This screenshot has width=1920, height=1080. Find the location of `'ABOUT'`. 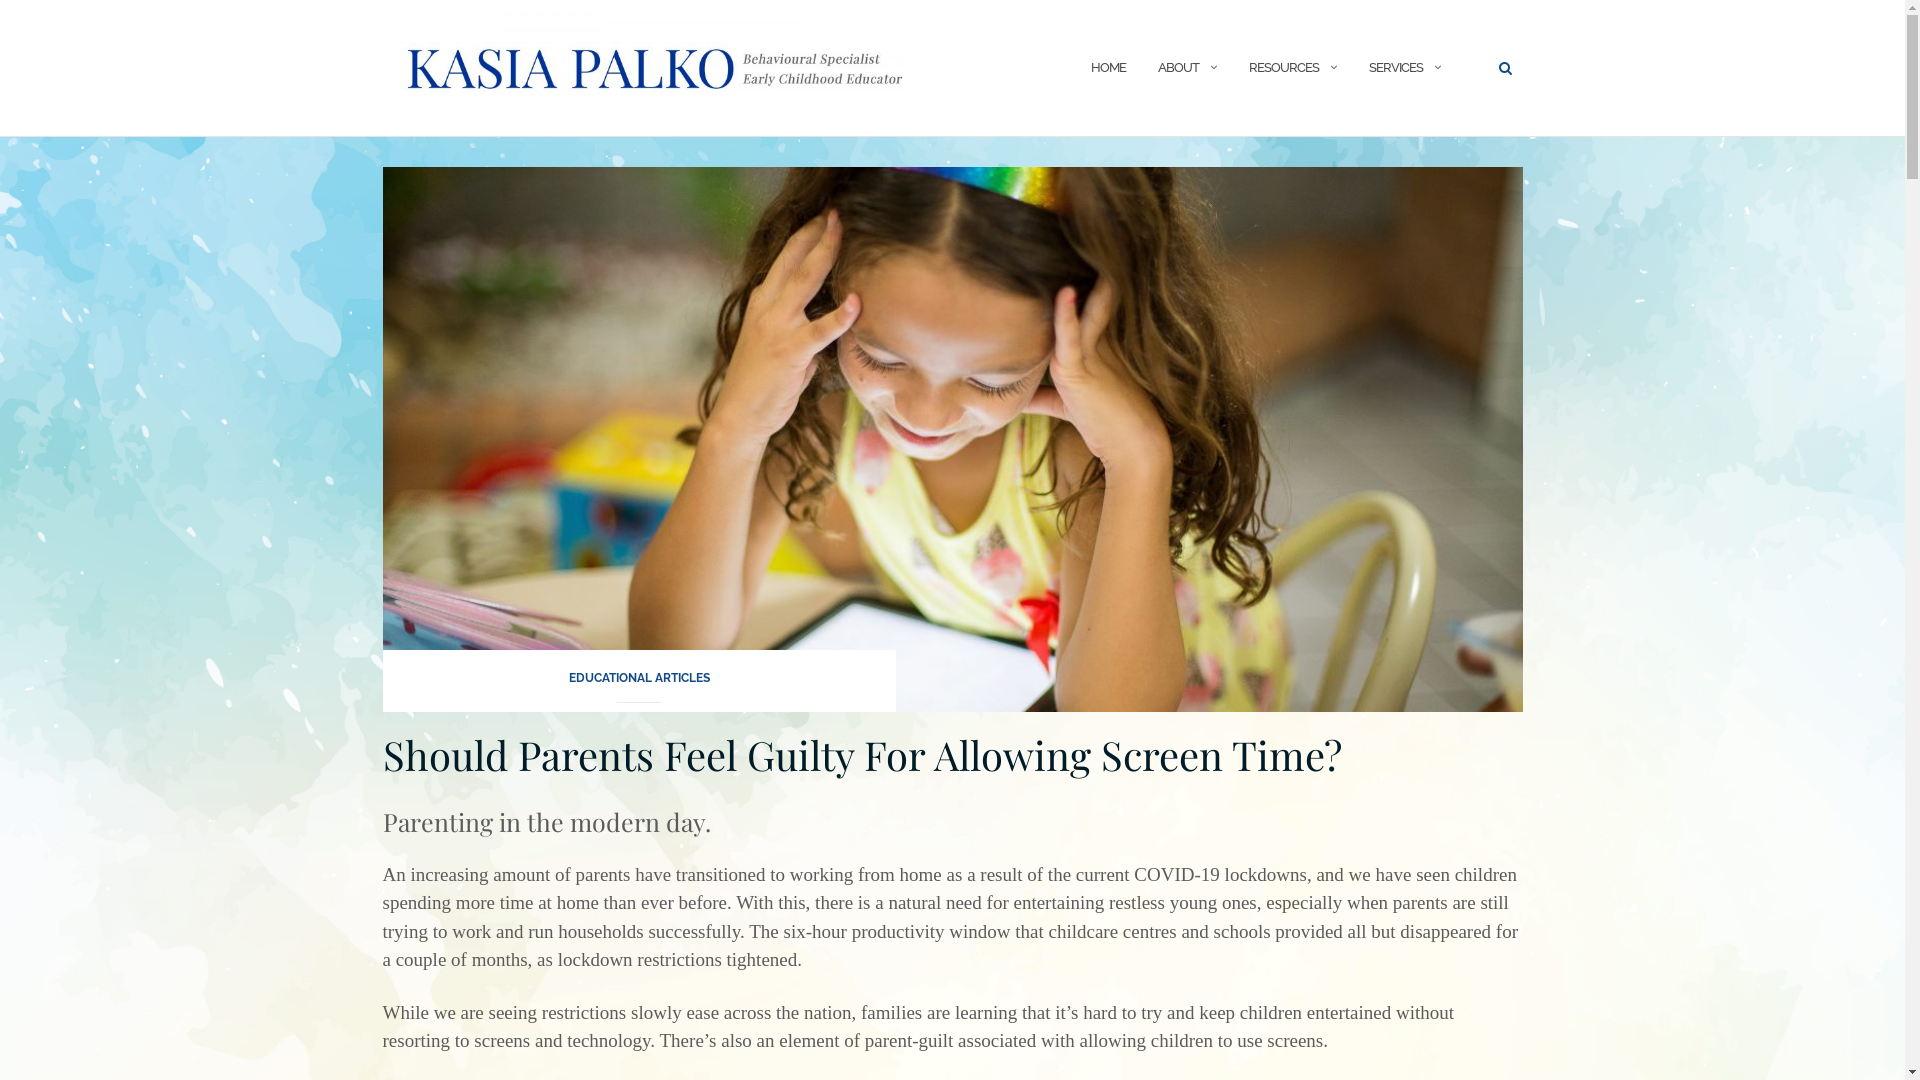

'ABOUT' is located at coordinates (1157, 67).